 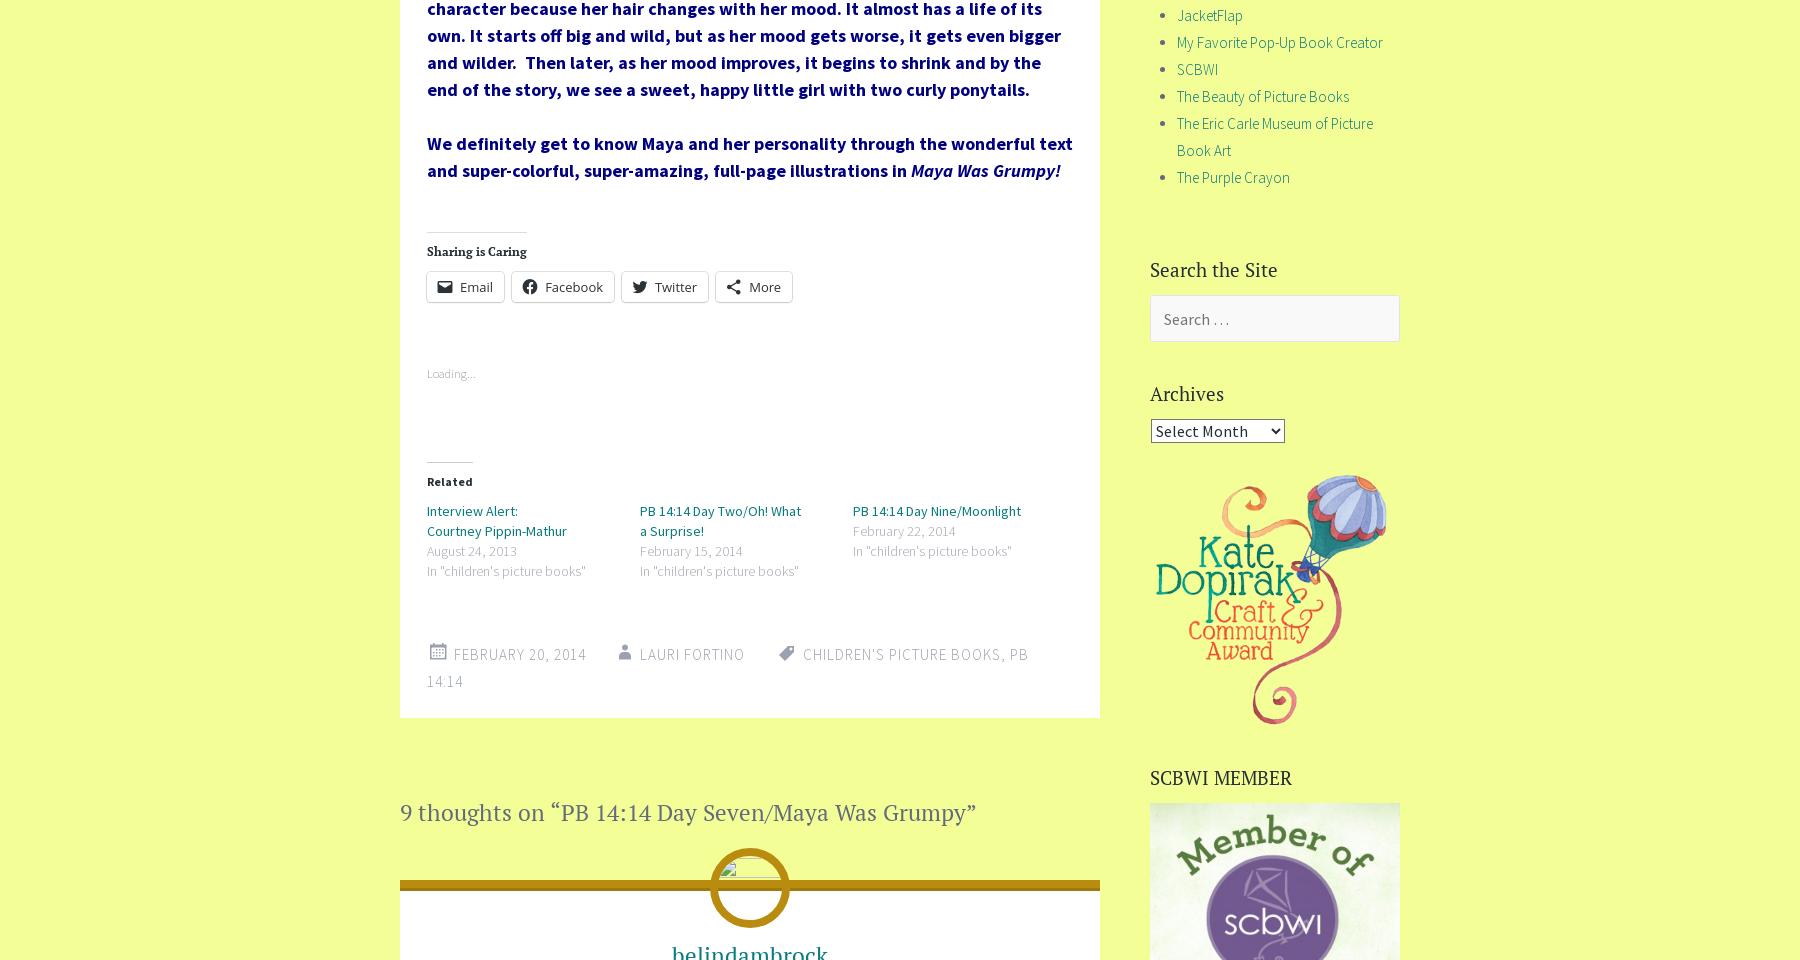 What do you see at coordinates (900, 653) in the screenshot?
I see `'children's picture books'` at bounding box center [900, 653].